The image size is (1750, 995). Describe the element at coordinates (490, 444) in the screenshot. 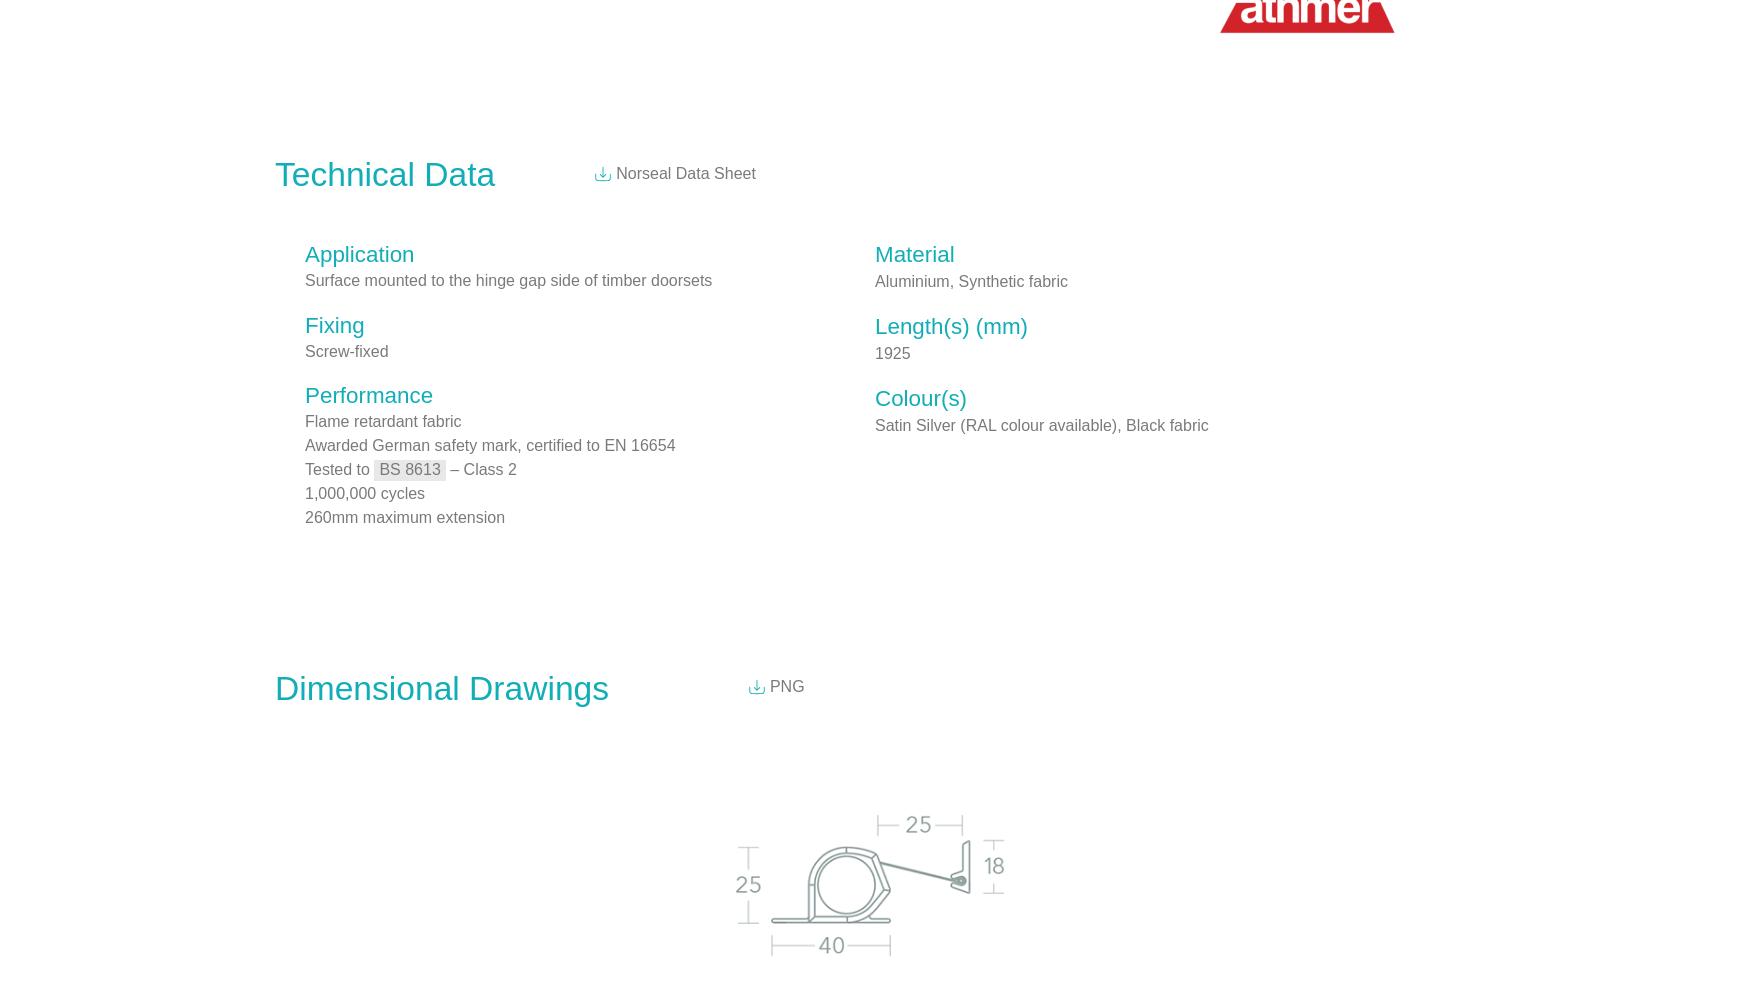

I see `'Awarded German safety mark, certified to EN 16654'` at that location.